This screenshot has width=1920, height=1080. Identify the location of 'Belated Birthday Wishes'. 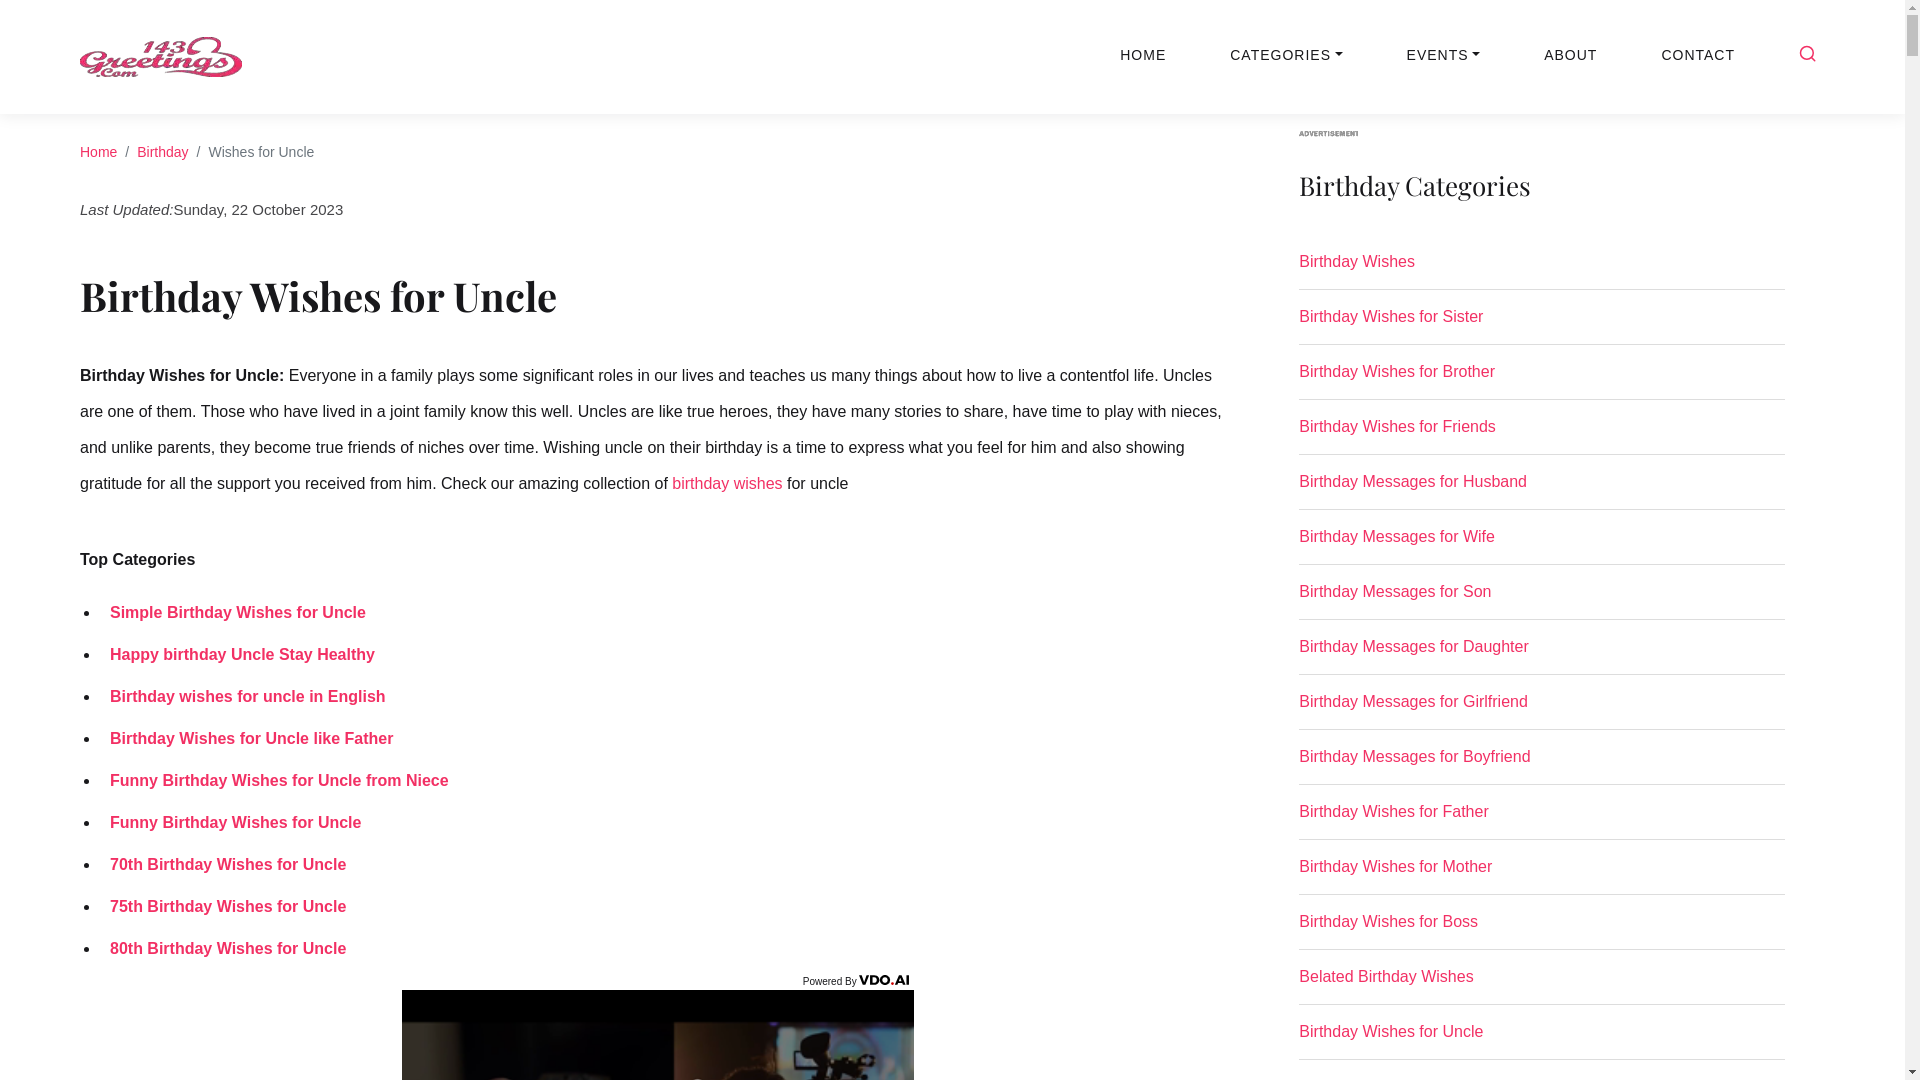
(1540, 983).